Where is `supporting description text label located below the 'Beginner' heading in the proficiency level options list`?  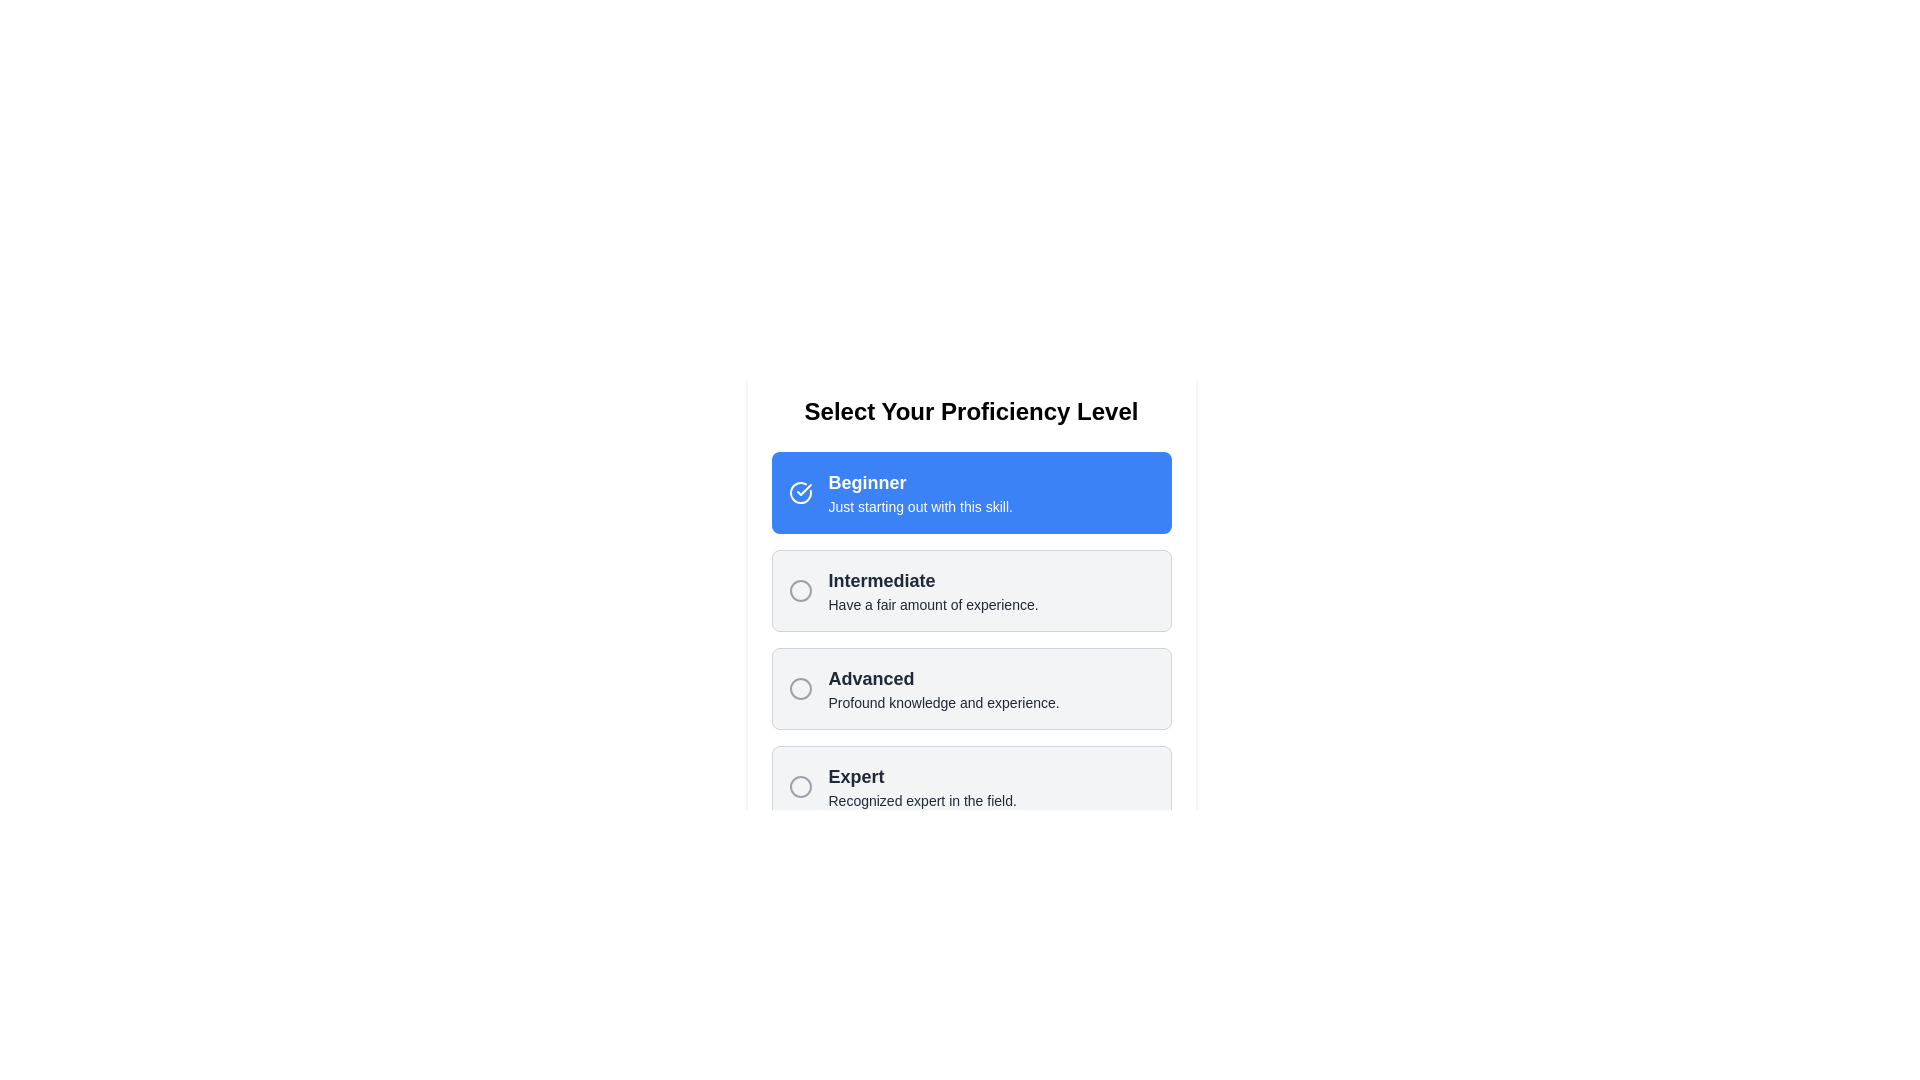 supporting description text label located below the 'Beginner' heading in the proficiency level options list is located at coordinates (919, 505).